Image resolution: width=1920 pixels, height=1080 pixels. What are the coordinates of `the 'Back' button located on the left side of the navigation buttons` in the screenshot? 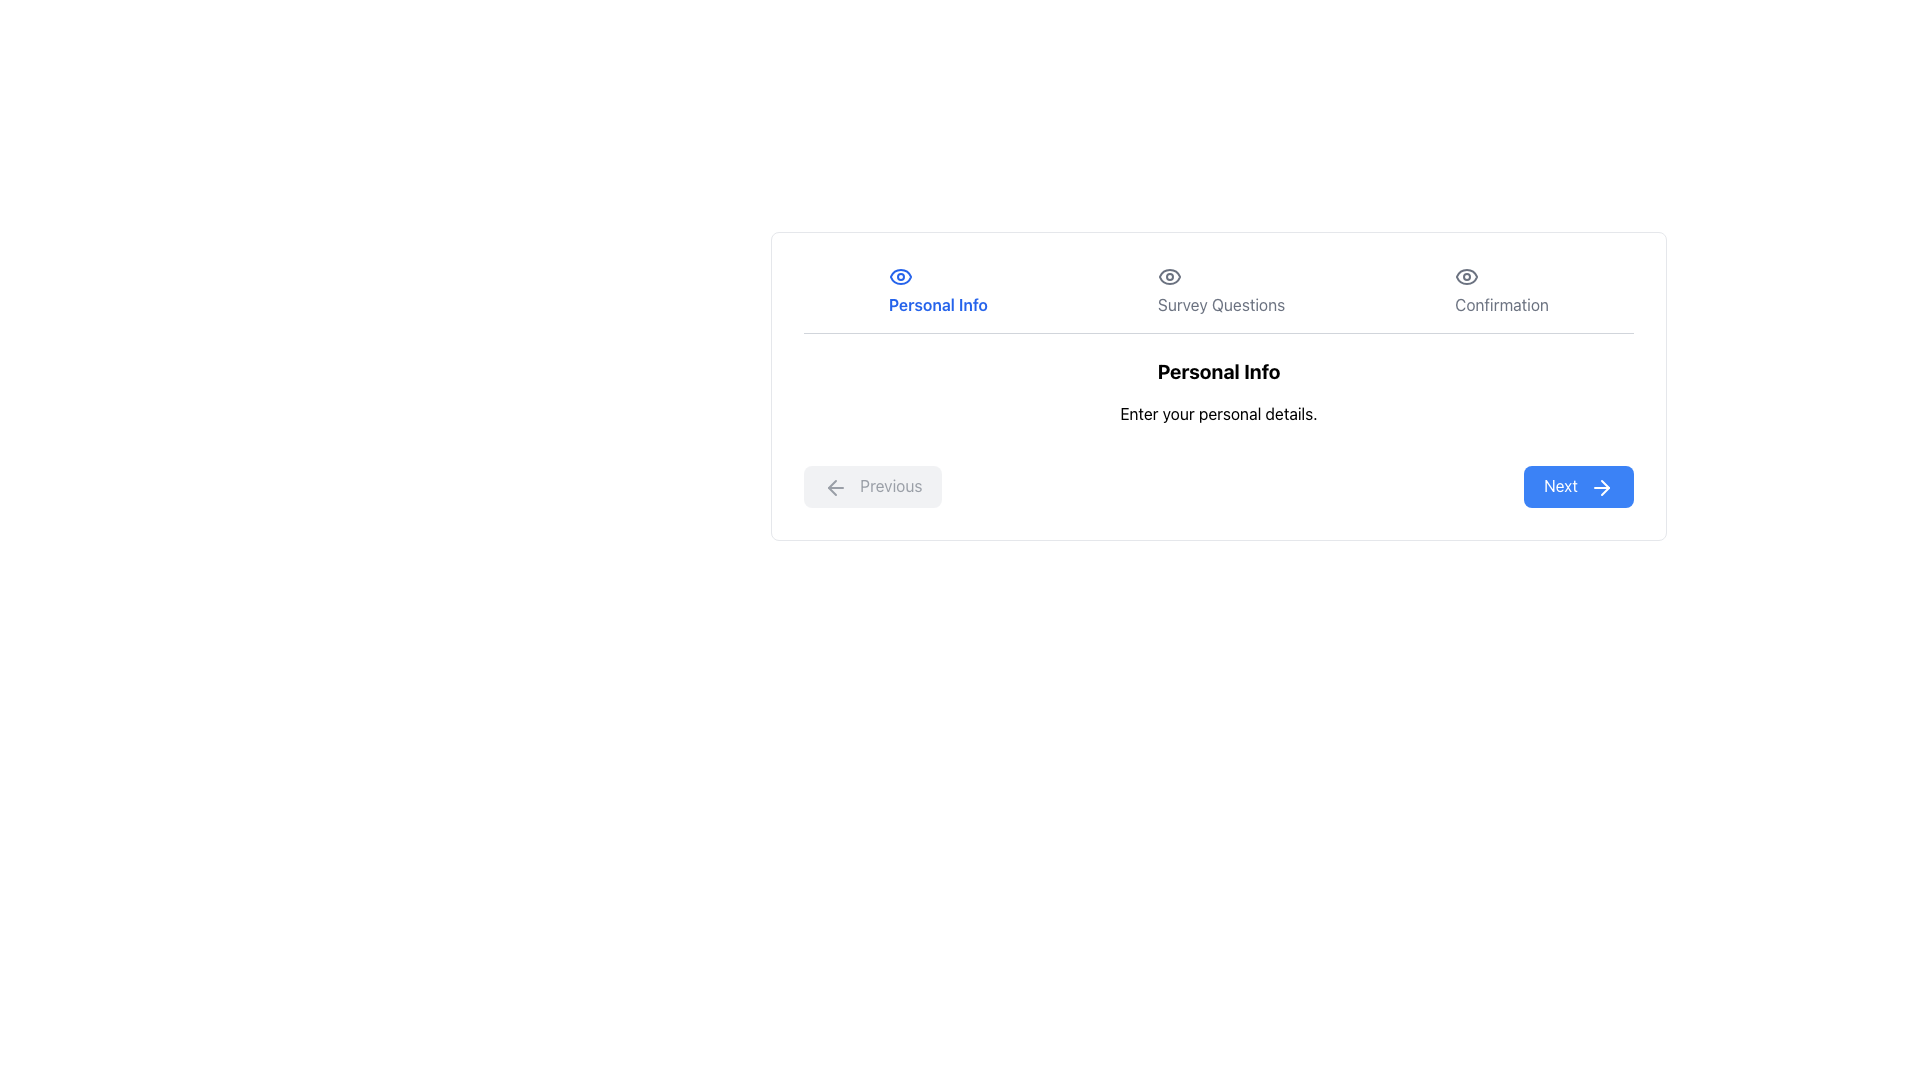 It's located at (873, 486).